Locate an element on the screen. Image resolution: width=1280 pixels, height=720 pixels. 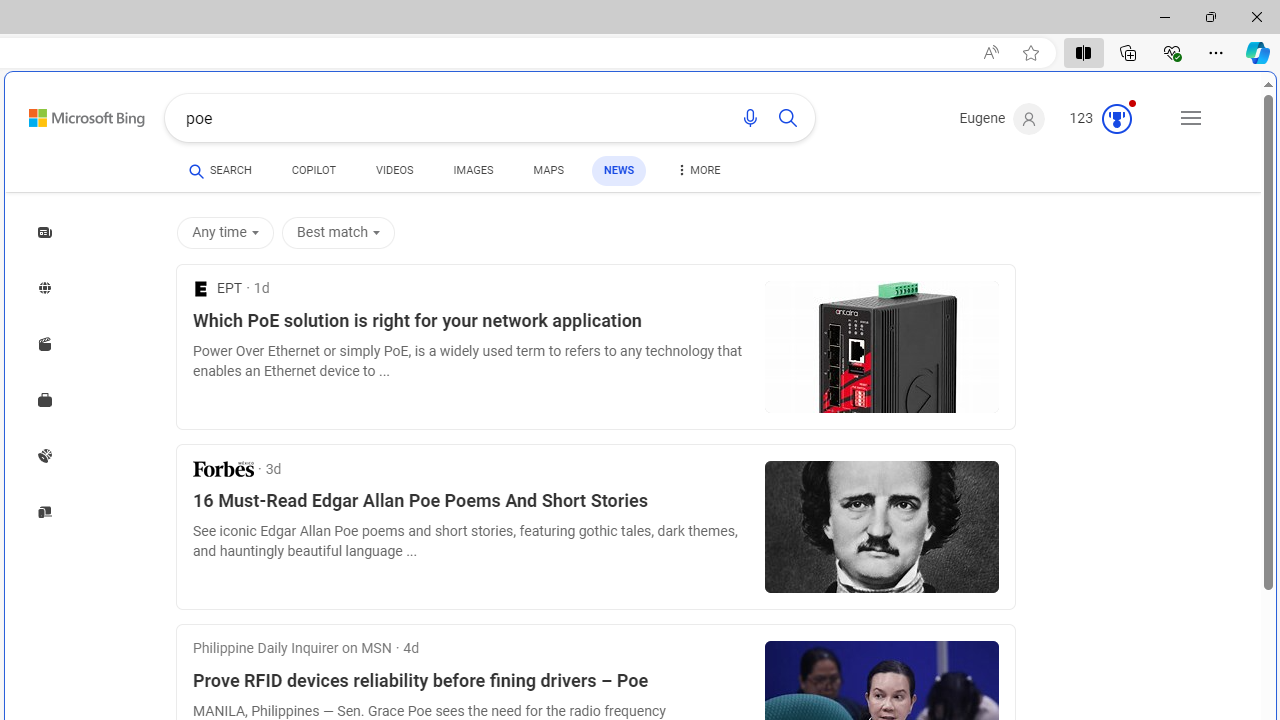
'VIDEOS' is located at coordinates (394, 172).